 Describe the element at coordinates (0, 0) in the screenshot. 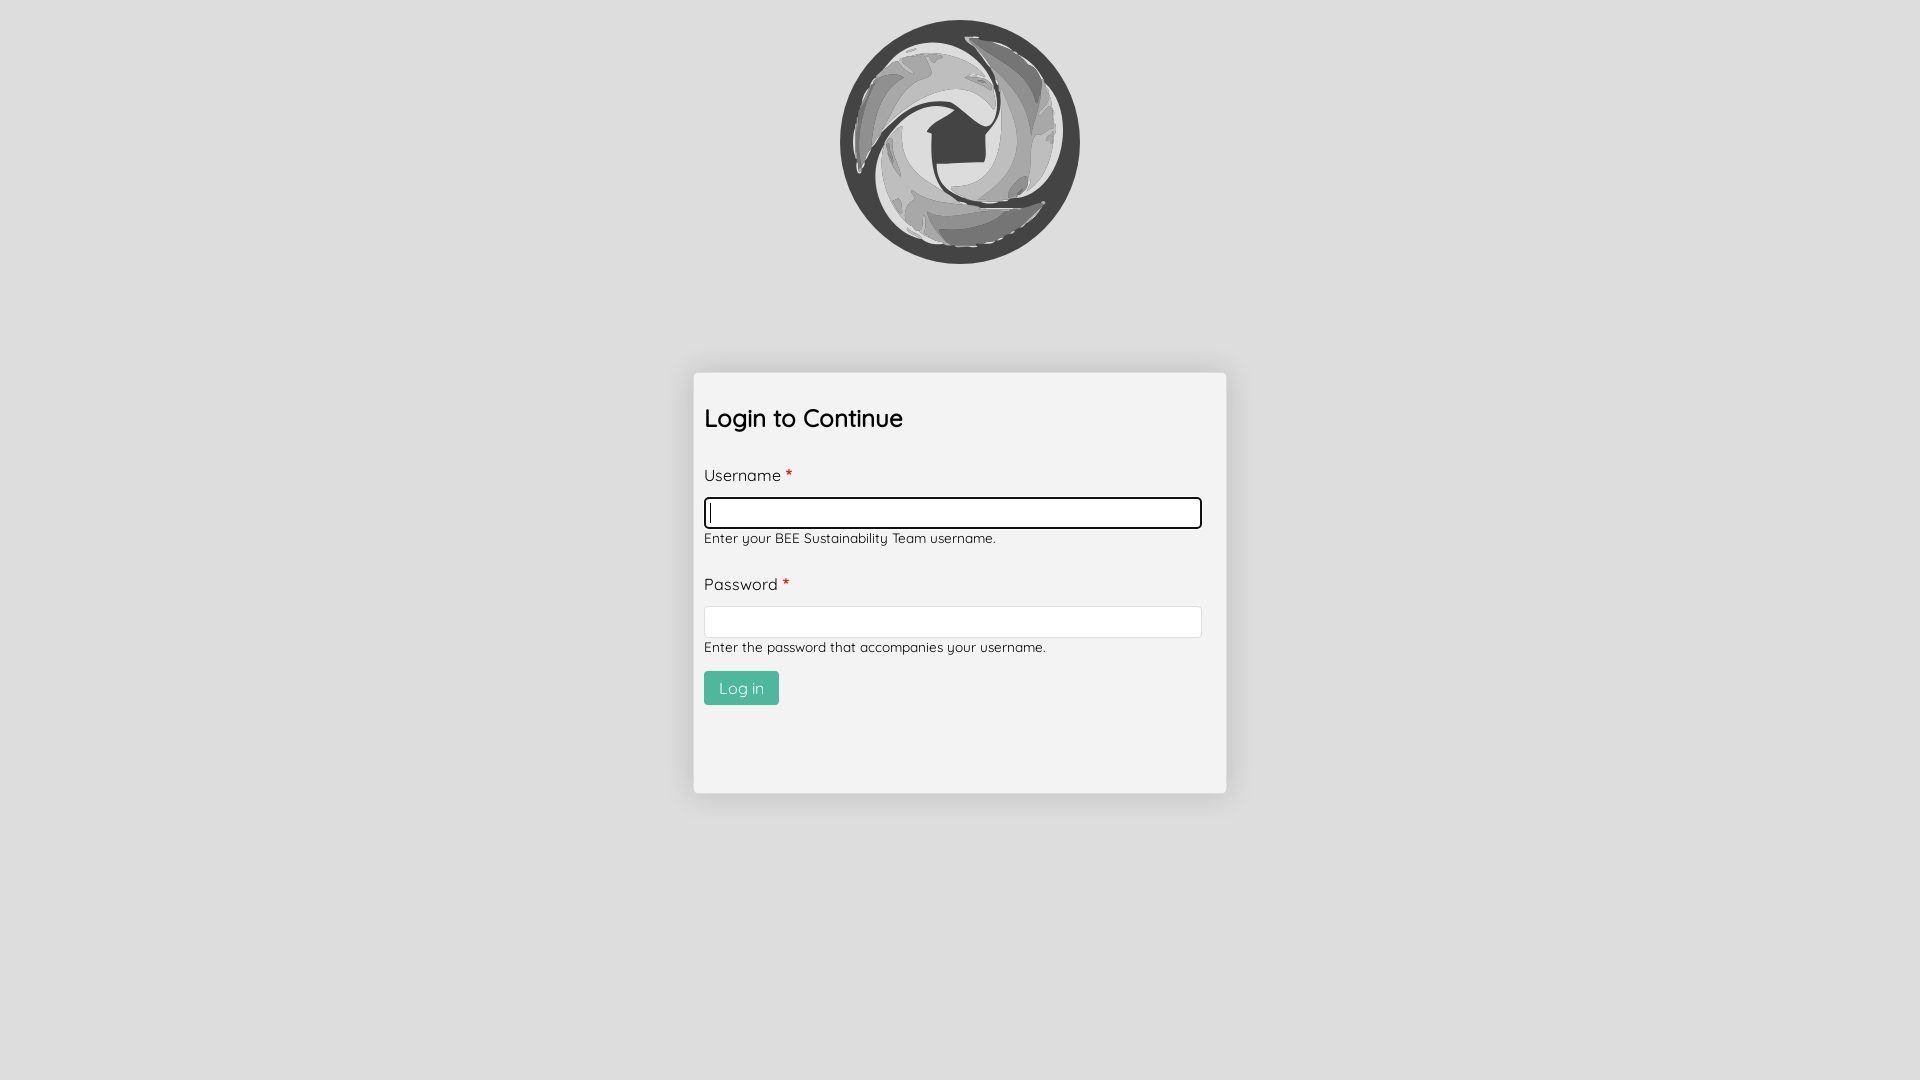

I see `'Skip to main content'` at that location.